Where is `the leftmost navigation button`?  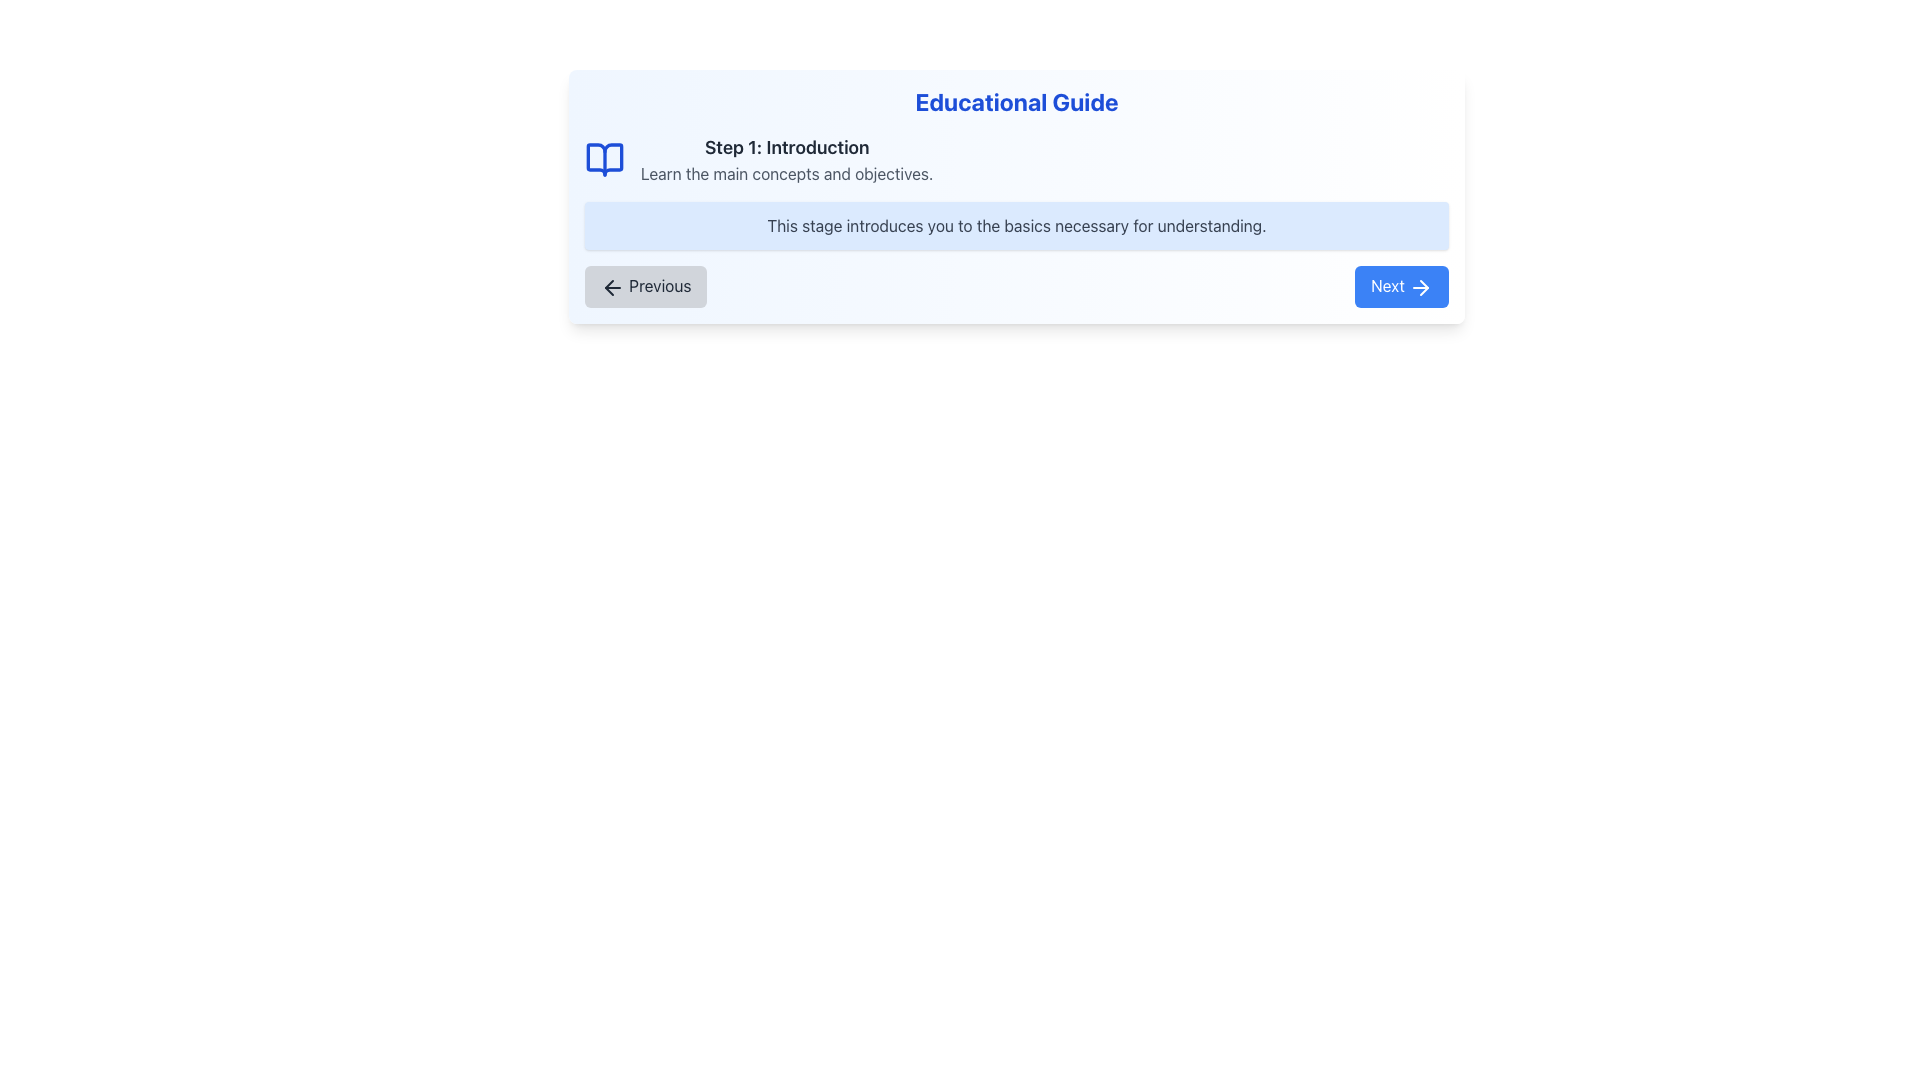 the leftmost navigation button is located at coordinates (646, 286).